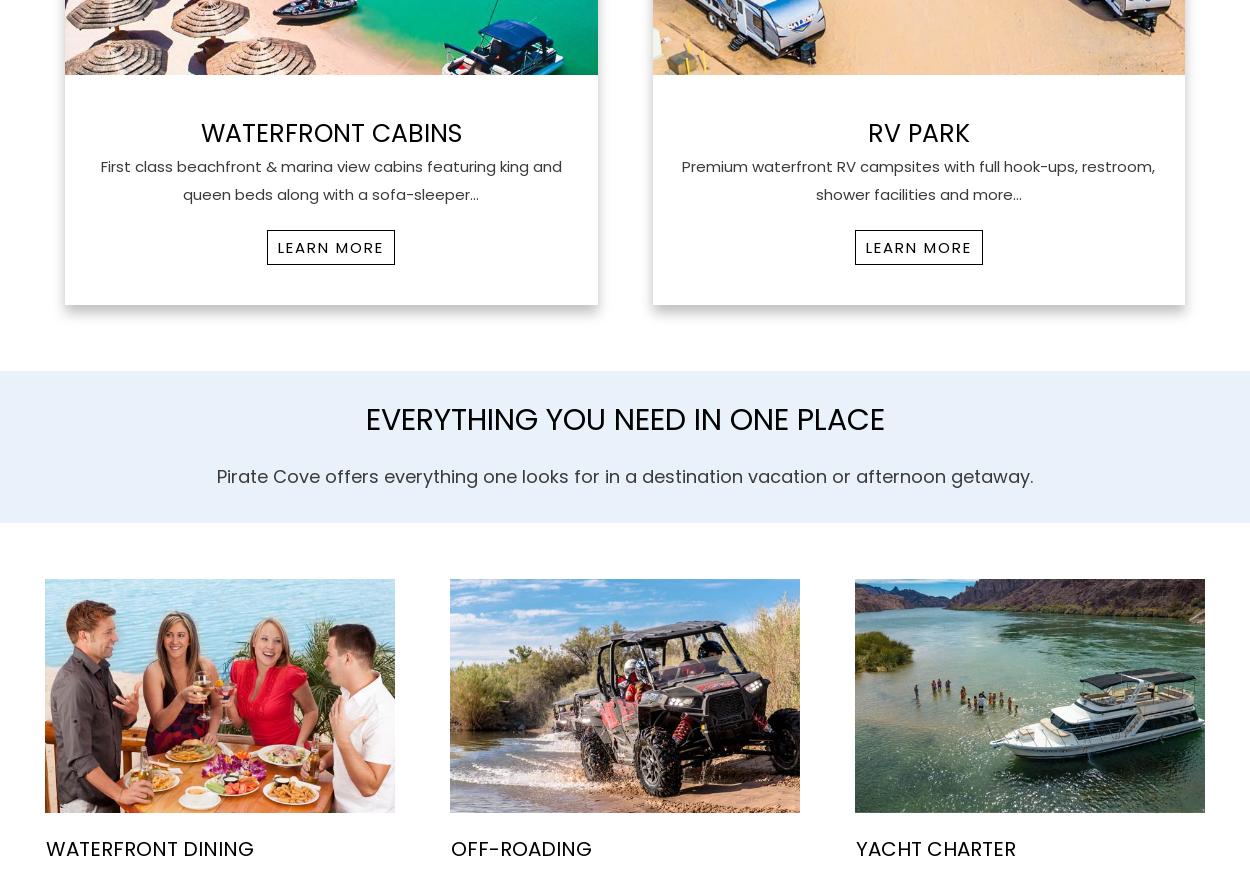 This screenshot has width=1250, height=879. I want to click on 'Pirate Cove offers everything one looks for in a destination vacation or afternoon getaway.', so click(625, 475).